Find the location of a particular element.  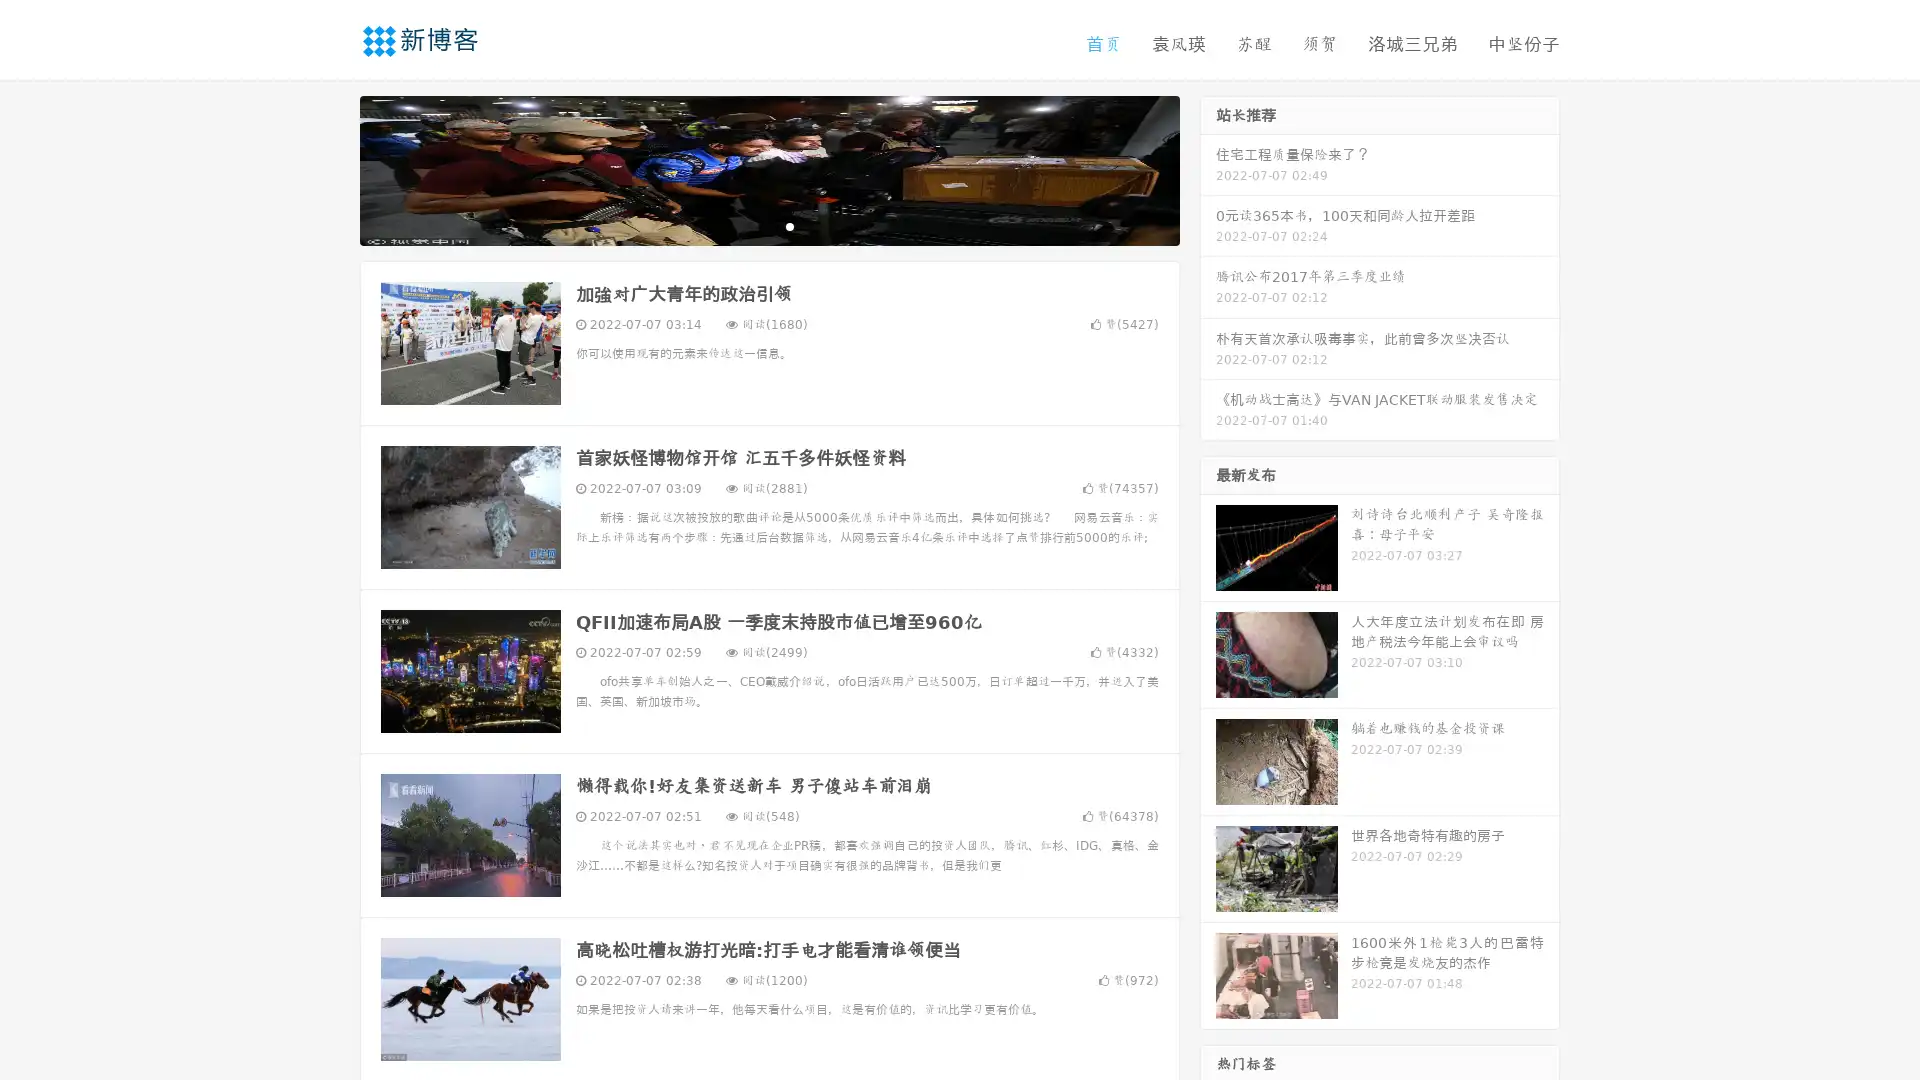

Next slide is located at coordinates (1208, 168).